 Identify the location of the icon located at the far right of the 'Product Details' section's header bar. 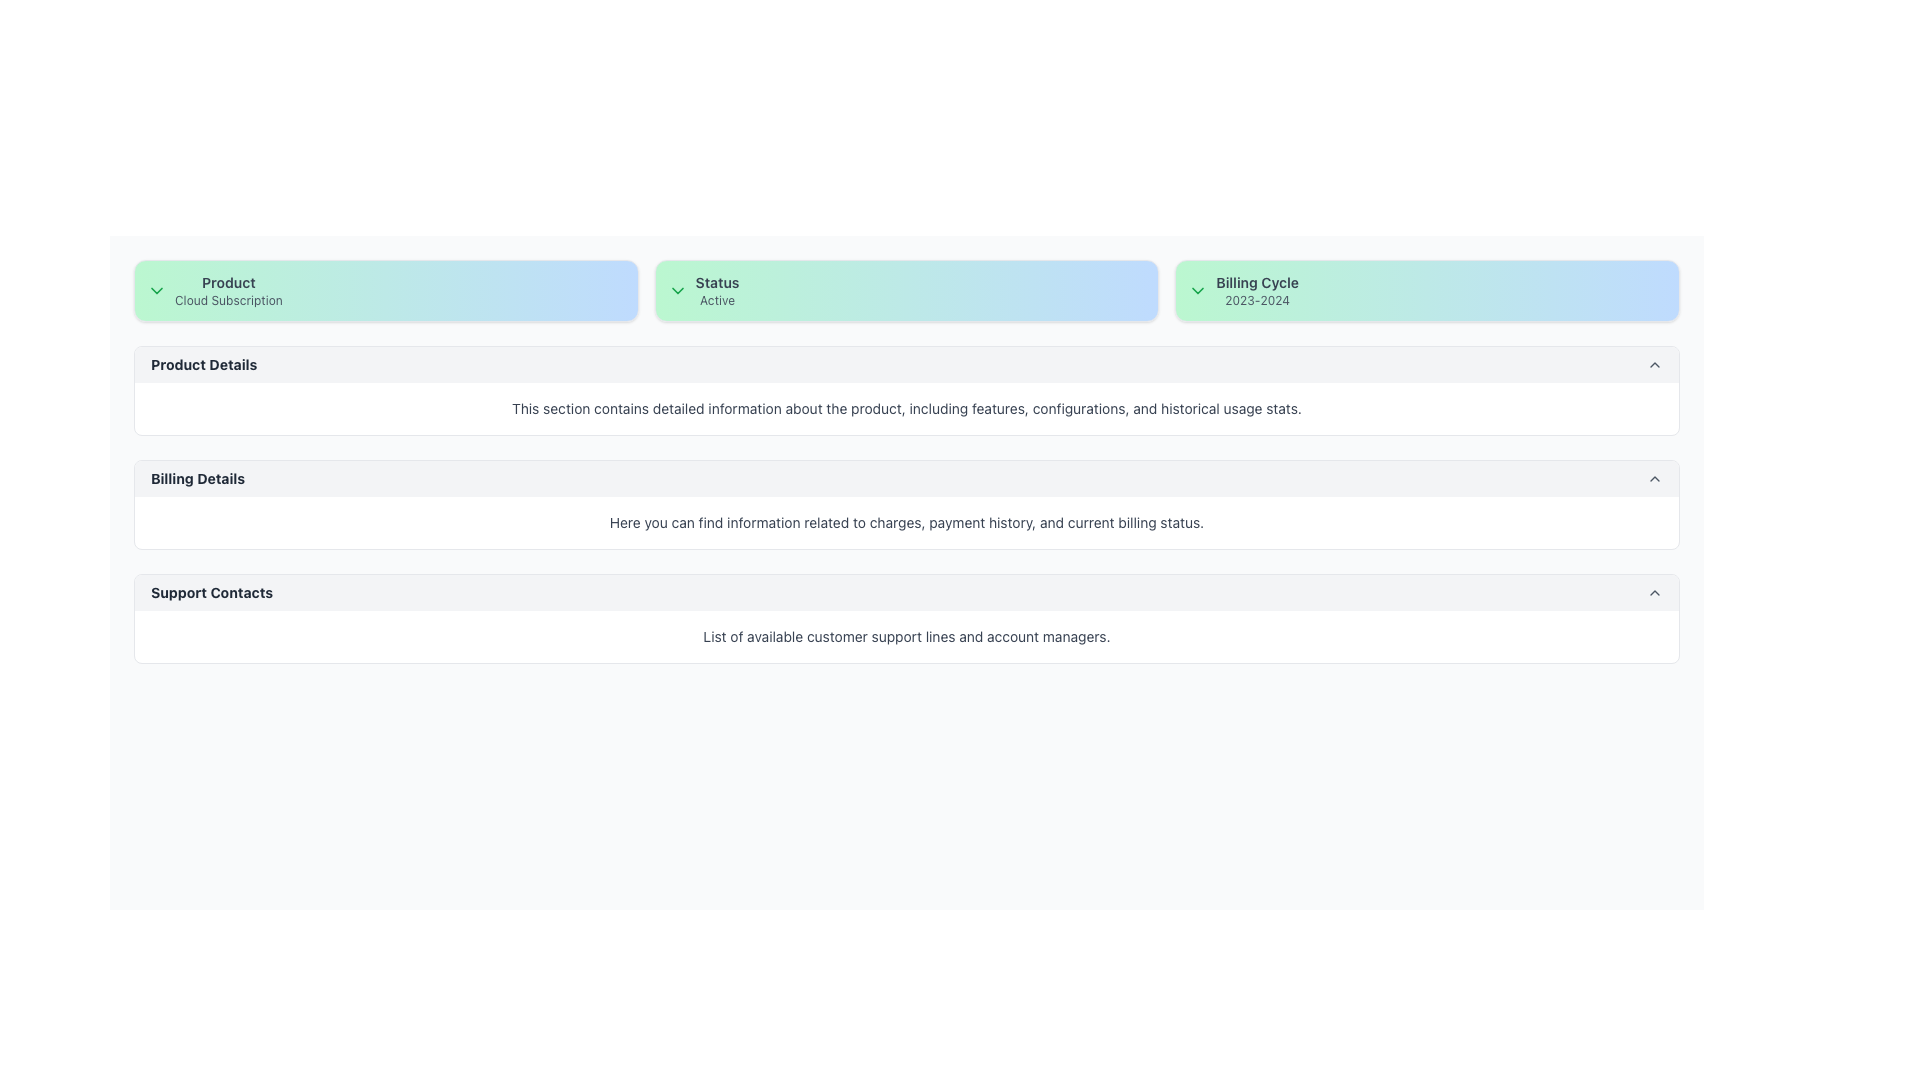
(1655, 365).